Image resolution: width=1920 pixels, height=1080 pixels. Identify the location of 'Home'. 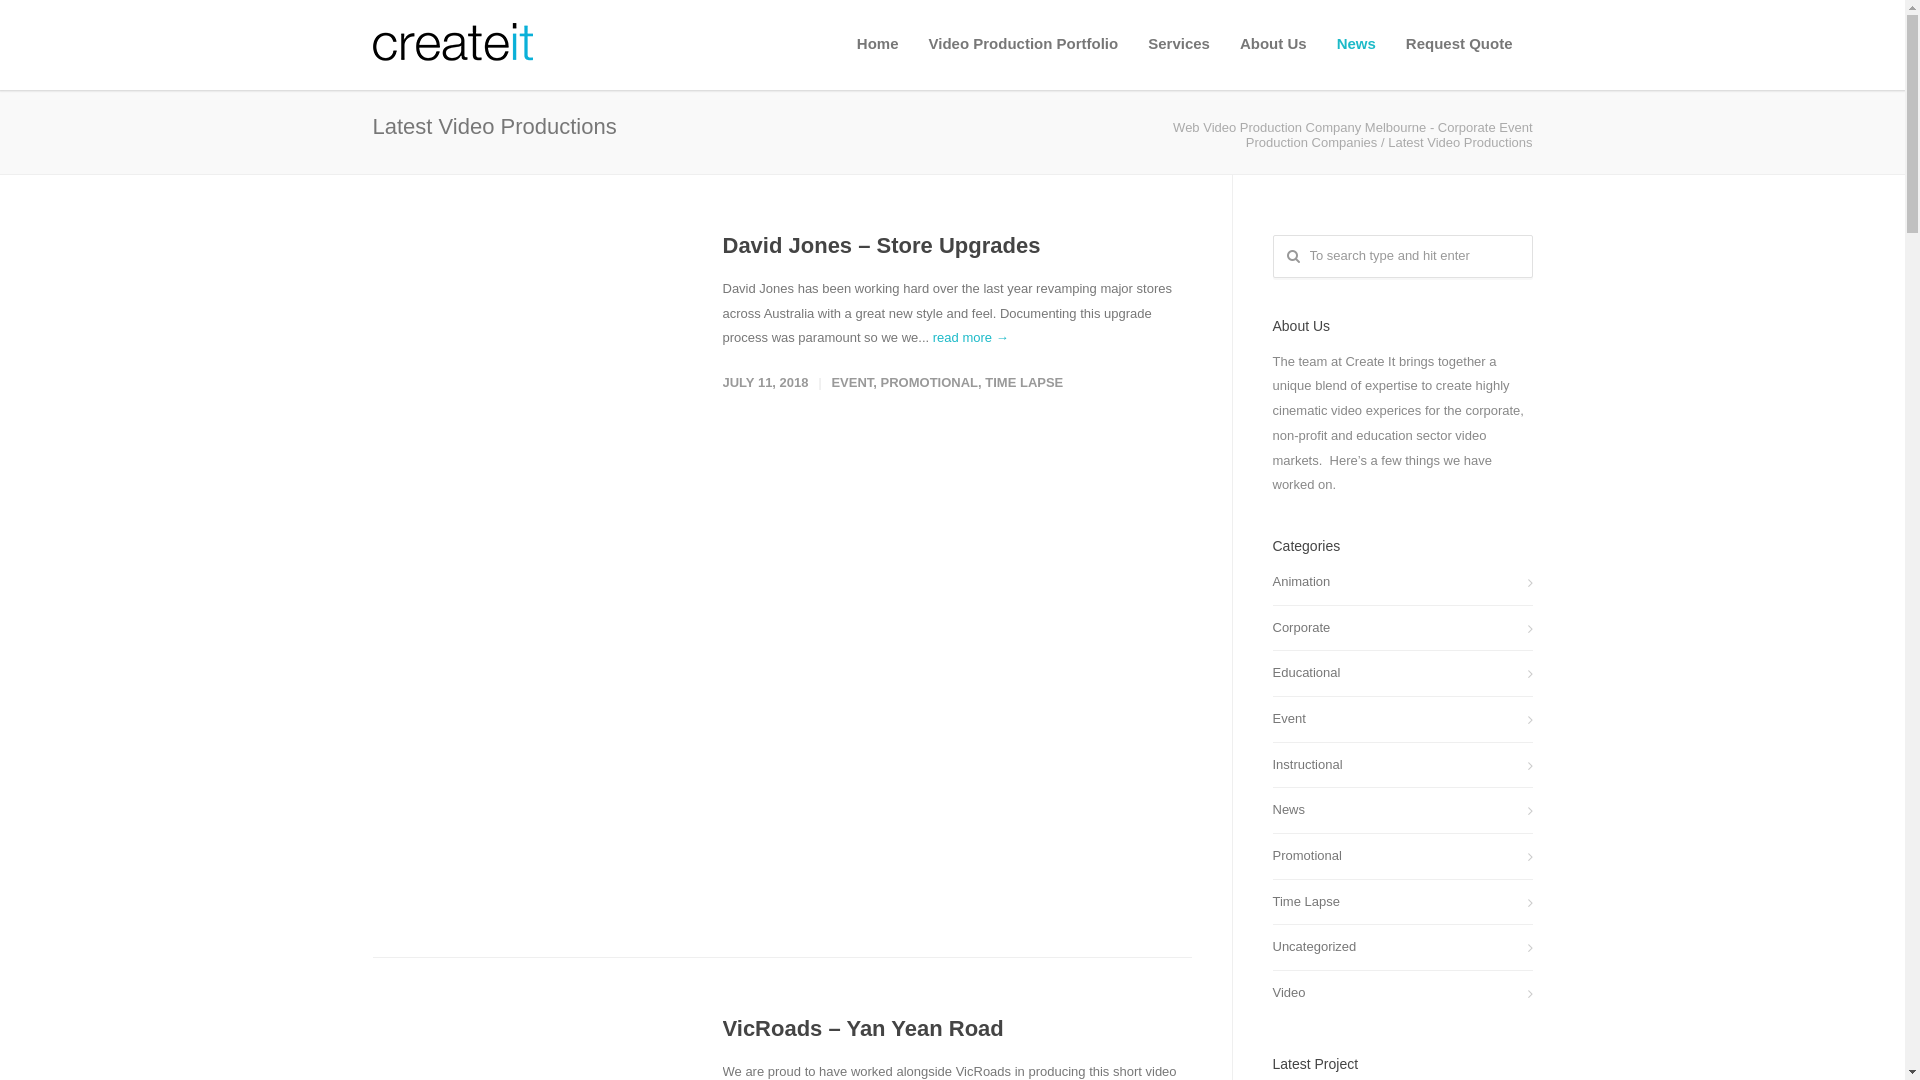
(878, 43).